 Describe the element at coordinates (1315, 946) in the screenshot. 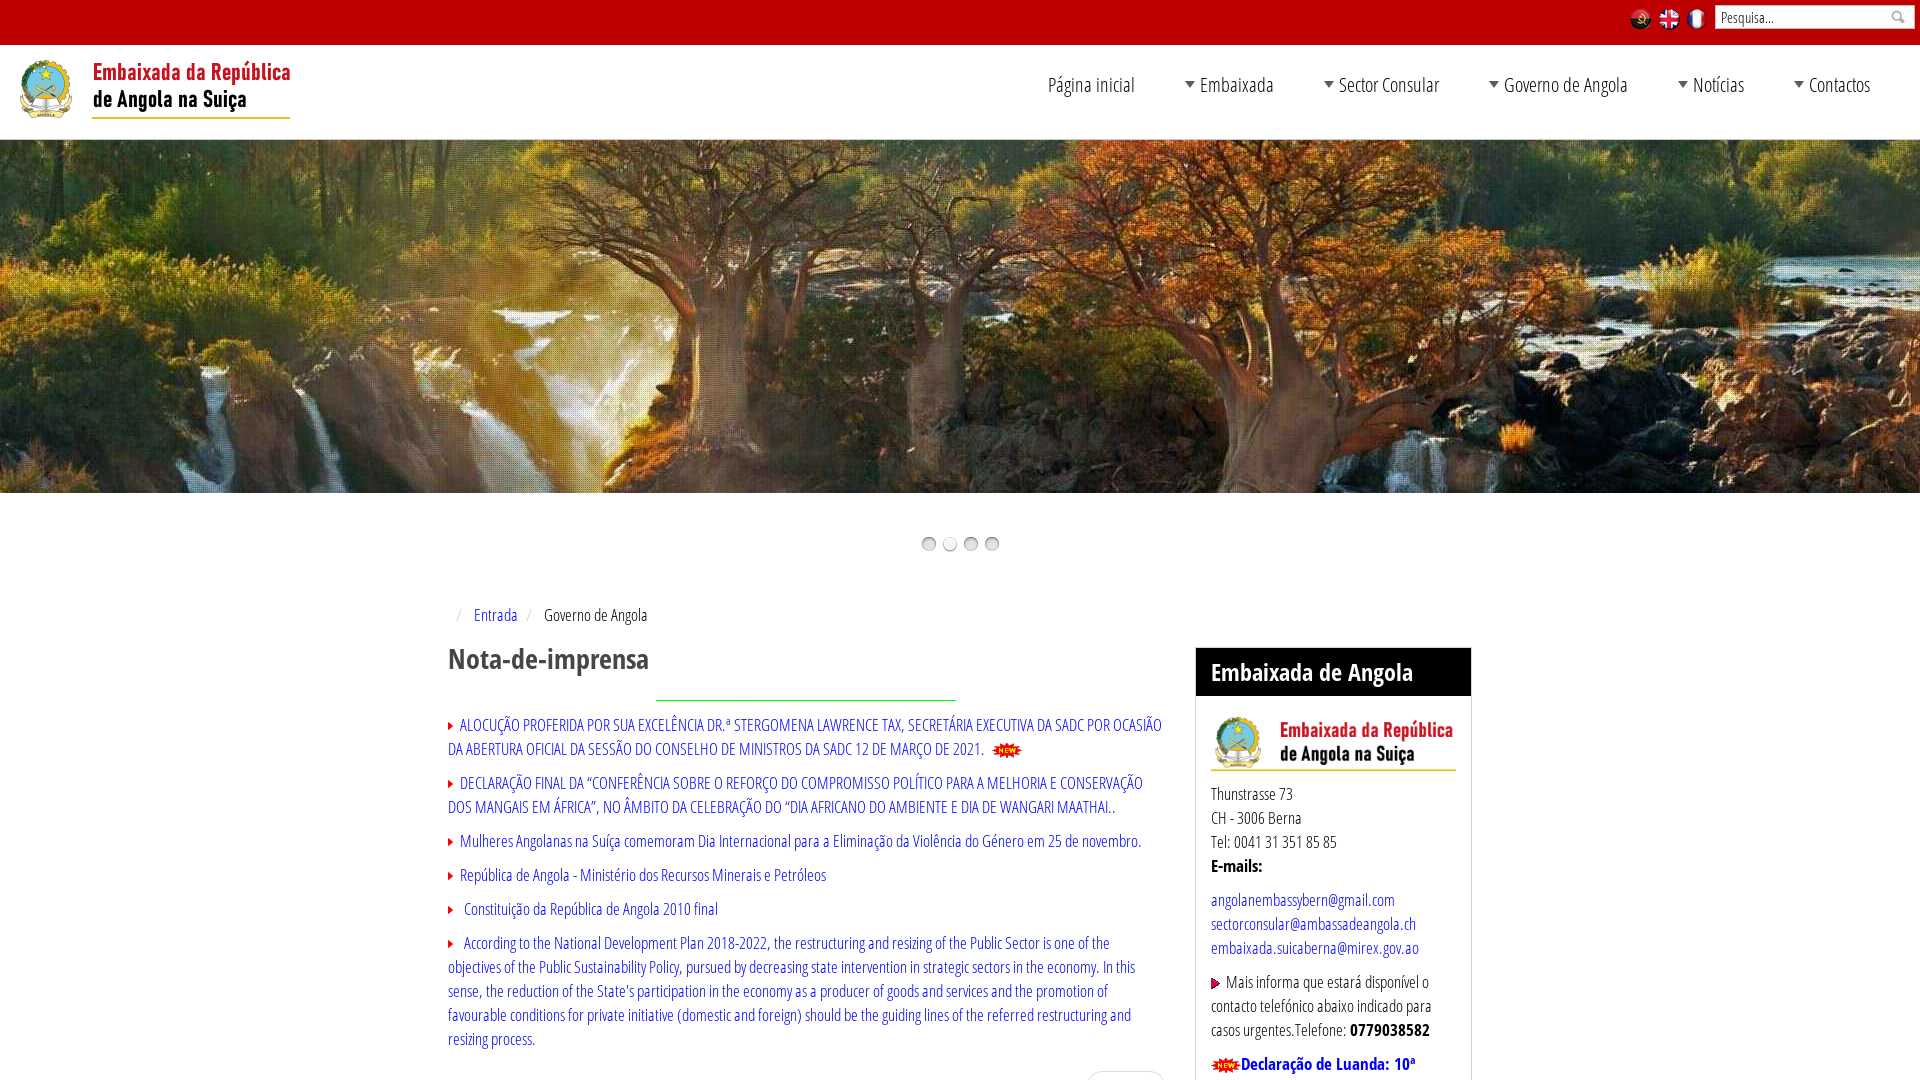

I see `'embaixada.suicaberna@mirex.gov.ao'` at that location.